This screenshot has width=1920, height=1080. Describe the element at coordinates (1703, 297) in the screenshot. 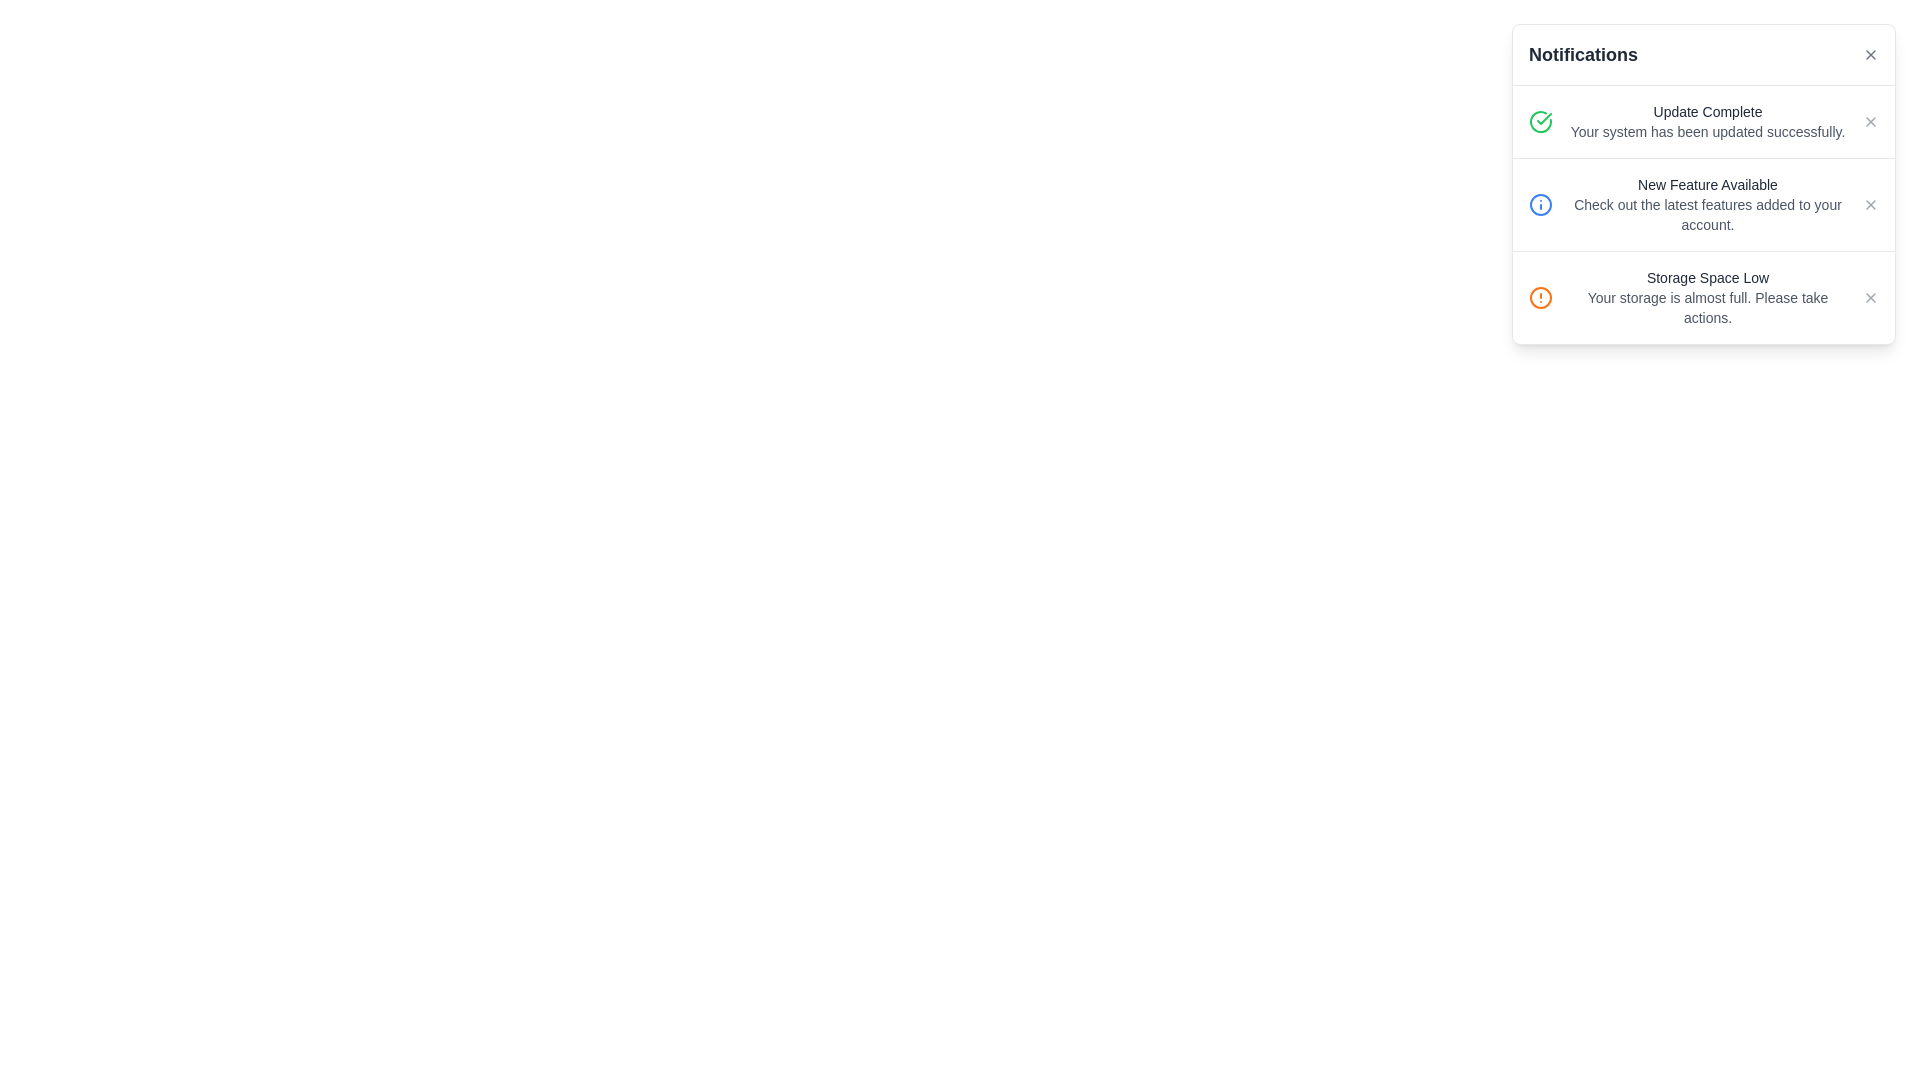

I see `the third notification item which has a warning message with an orange exclamation icon, displaying 'Storage Space Low' in bold, located at the bottom of the notifications section` at that location.